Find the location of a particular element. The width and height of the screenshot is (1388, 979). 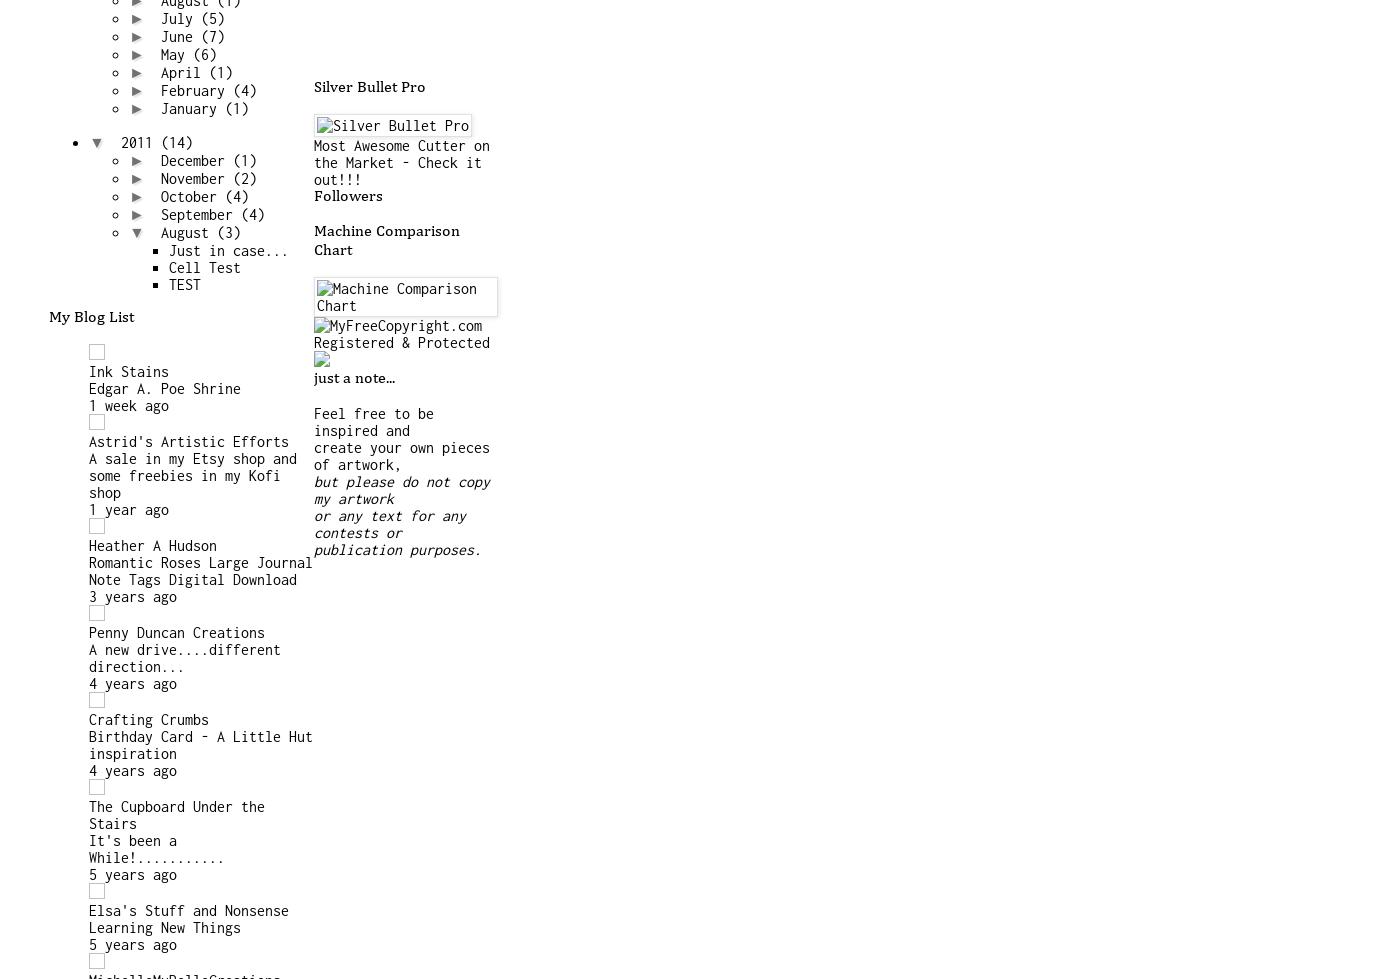

'Penny Duncan Creations' is located at coordinates (87, 631).